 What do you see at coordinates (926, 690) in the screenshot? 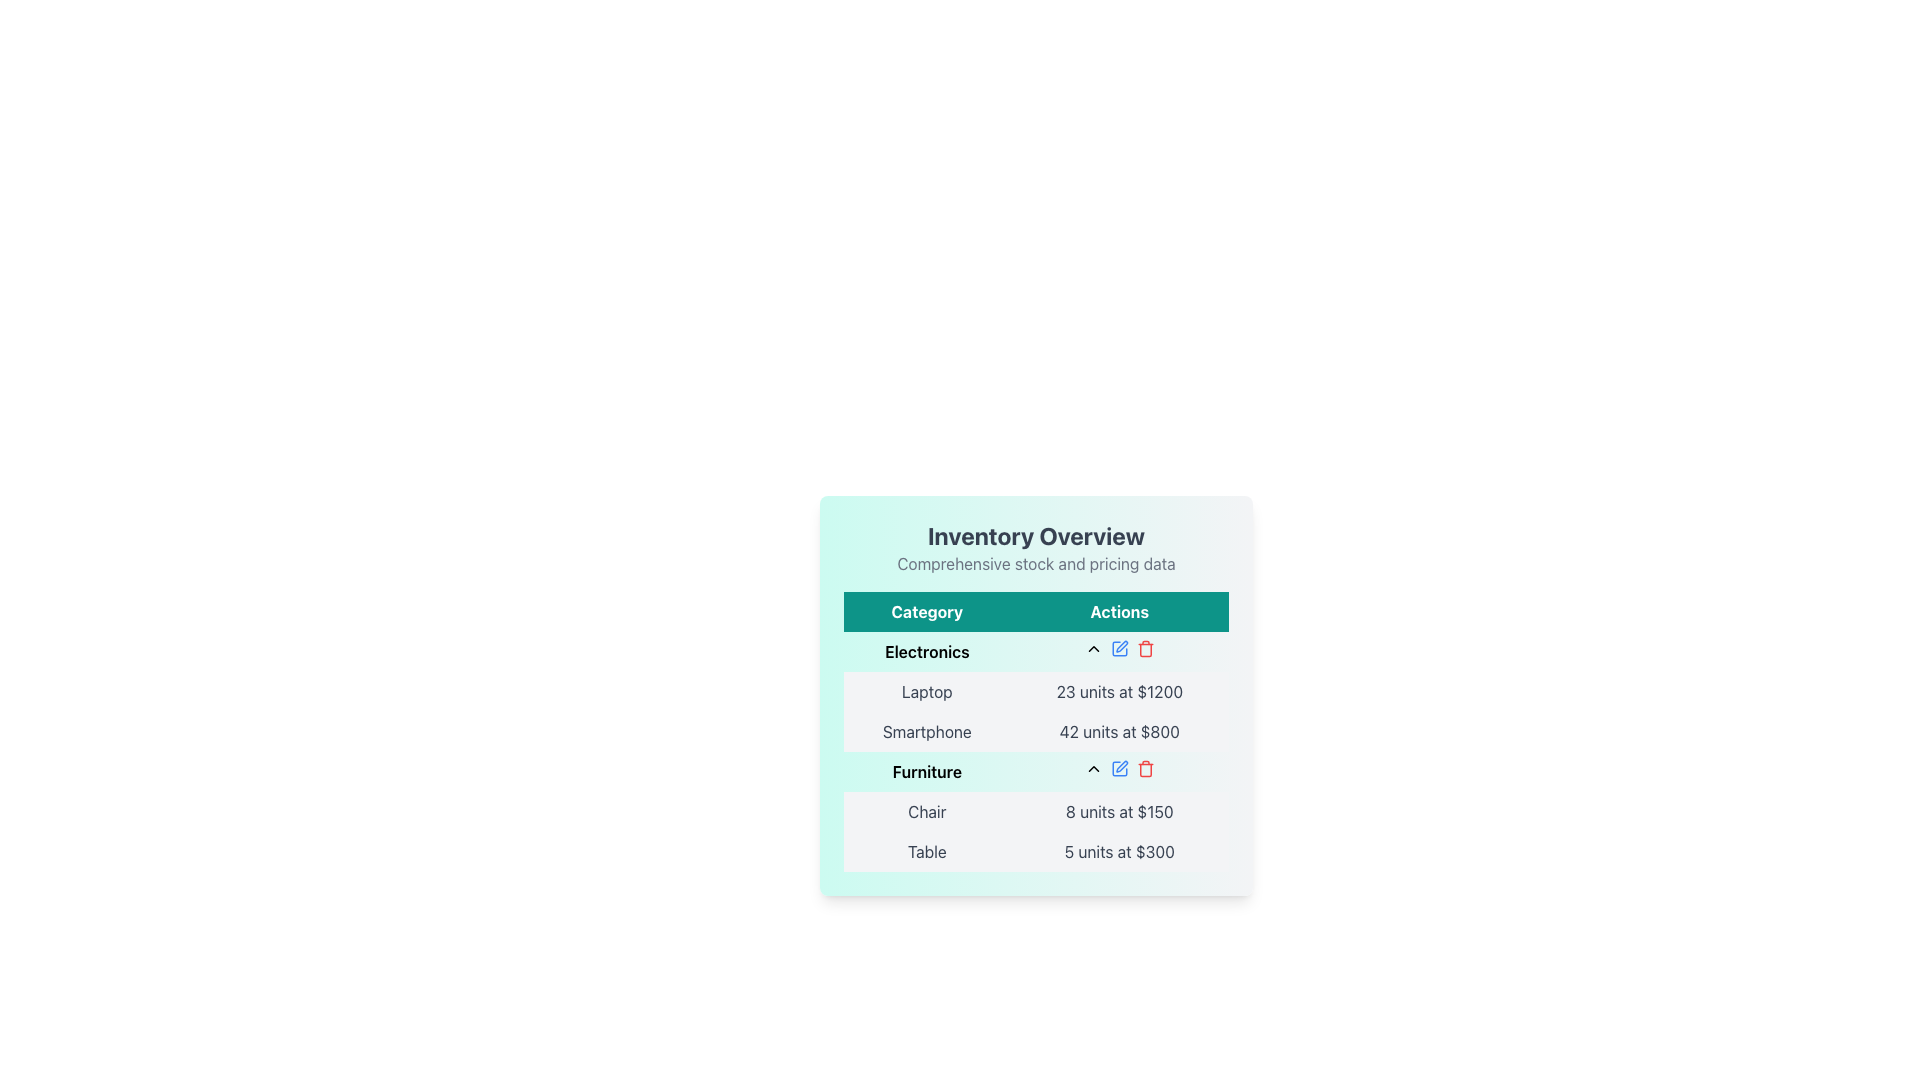
I see `static text element displaying 'Laptop' in the 'Category' column of the table under 'Electronics'` at bounding box center [926, 690].